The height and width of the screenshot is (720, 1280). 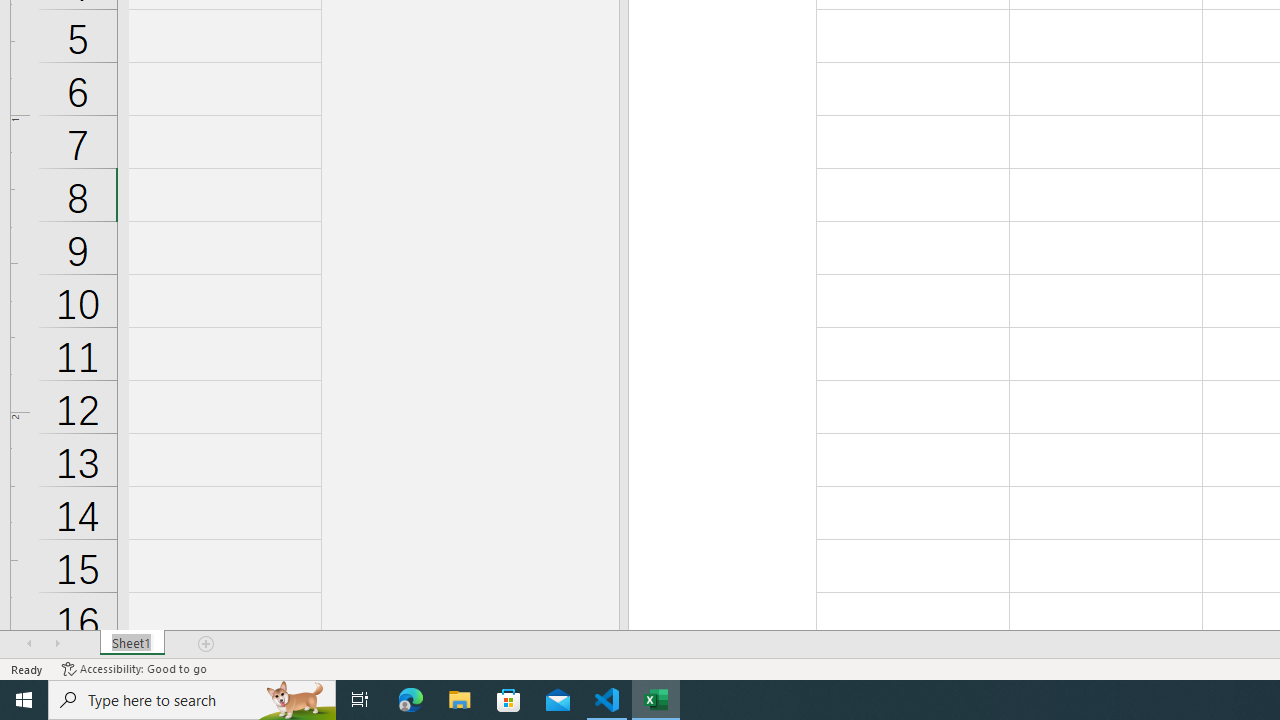 I want to click on 'Sheet1', so click(x=131, y=644).